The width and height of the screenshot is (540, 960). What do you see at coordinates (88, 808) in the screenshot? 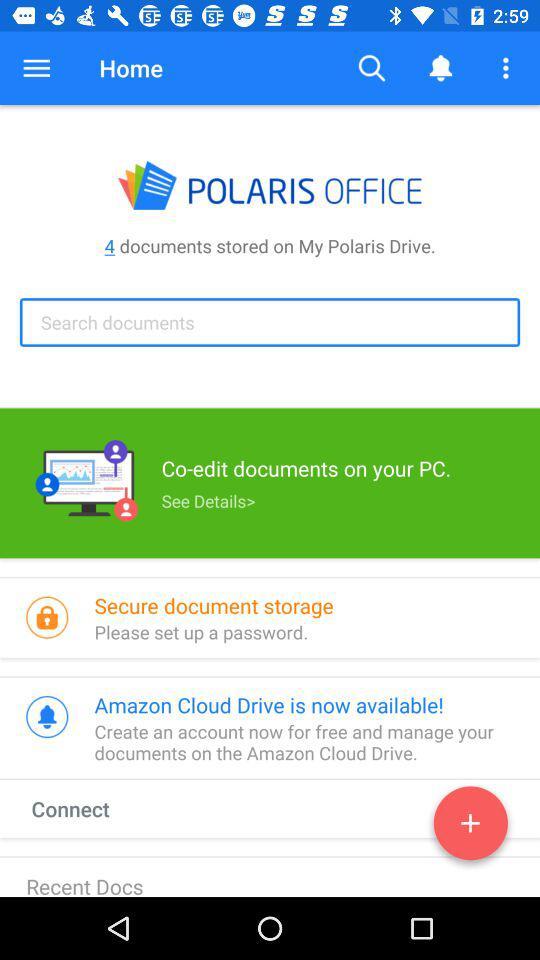
I see `item above the recent docs item` at bounding box center [88, 808].